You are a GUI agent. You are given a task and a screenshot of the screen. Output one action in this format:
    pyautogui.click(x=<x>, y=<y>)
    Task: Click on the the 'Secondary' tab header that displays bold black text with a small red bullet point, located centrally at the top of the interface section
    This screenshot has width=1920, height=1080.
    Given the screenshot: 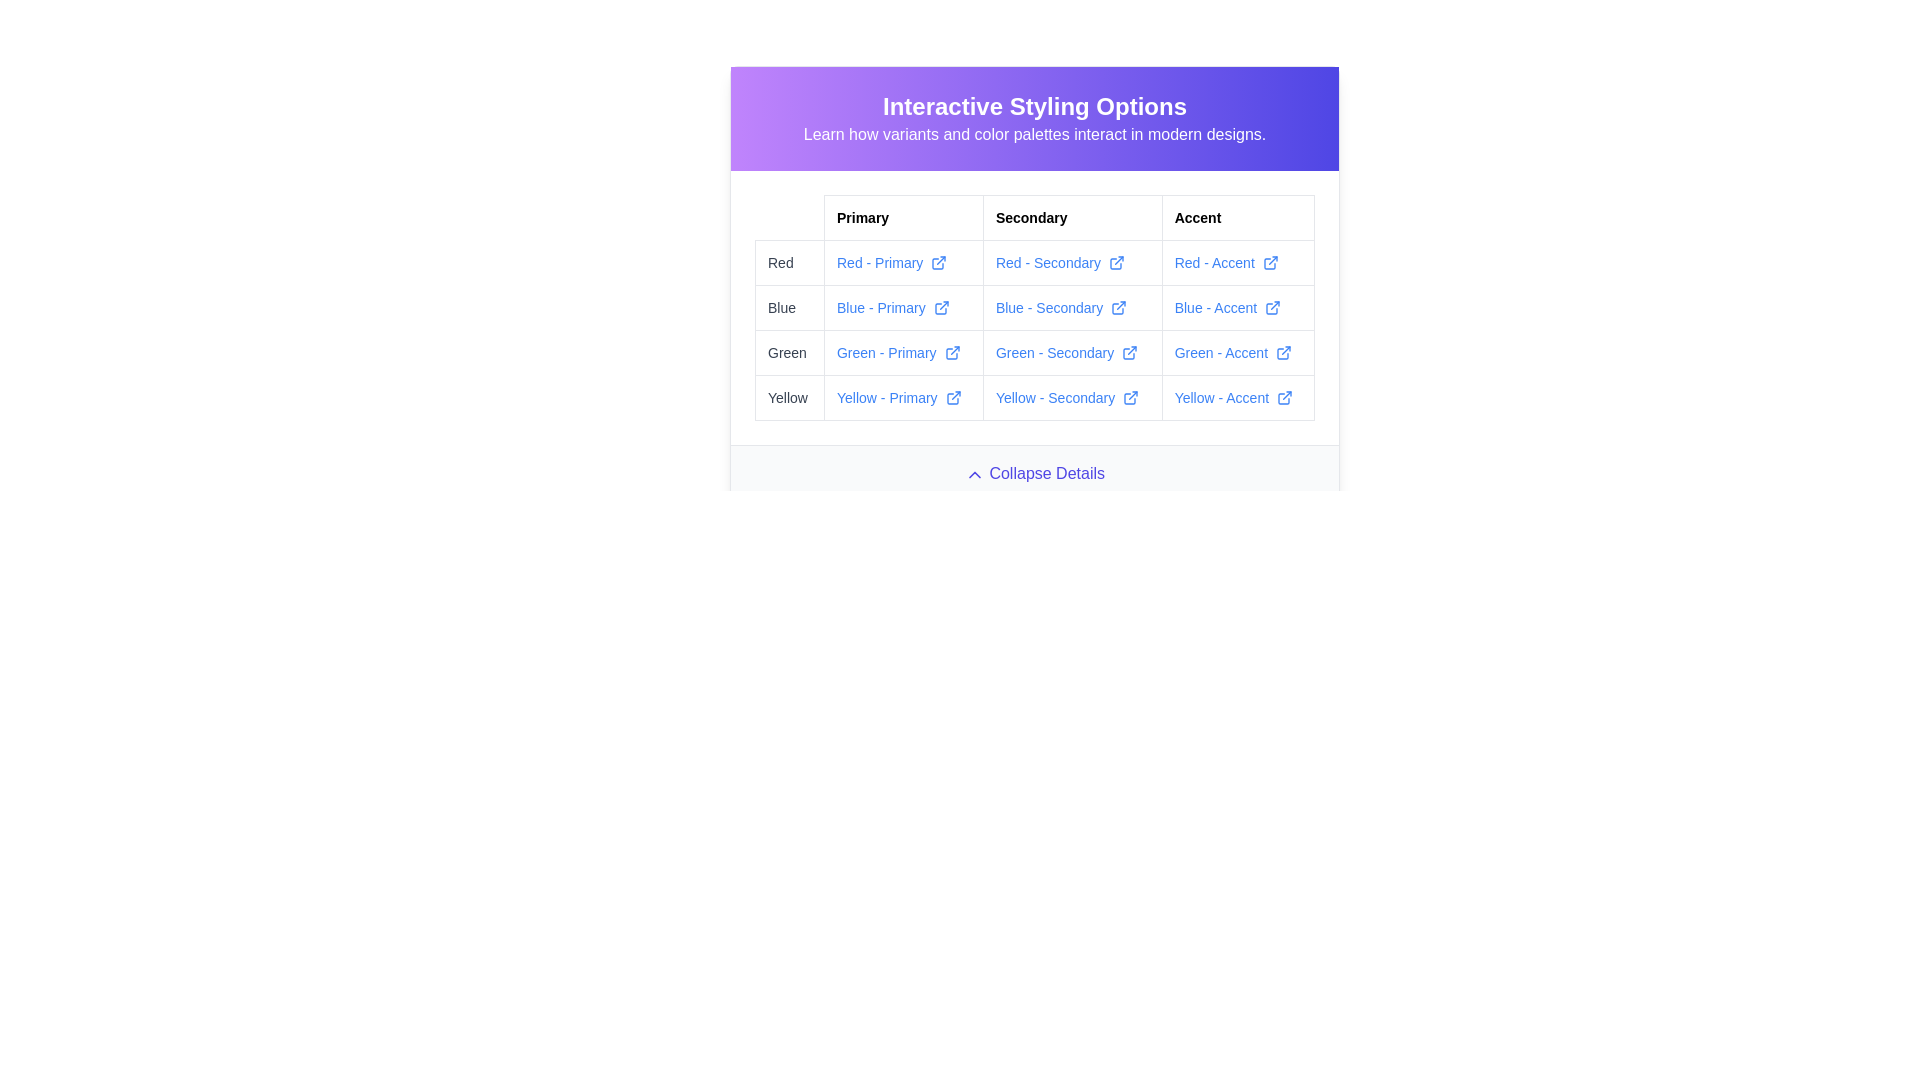 What is the action you would take?
    pyautogui.click(x=1071, y=218)
    